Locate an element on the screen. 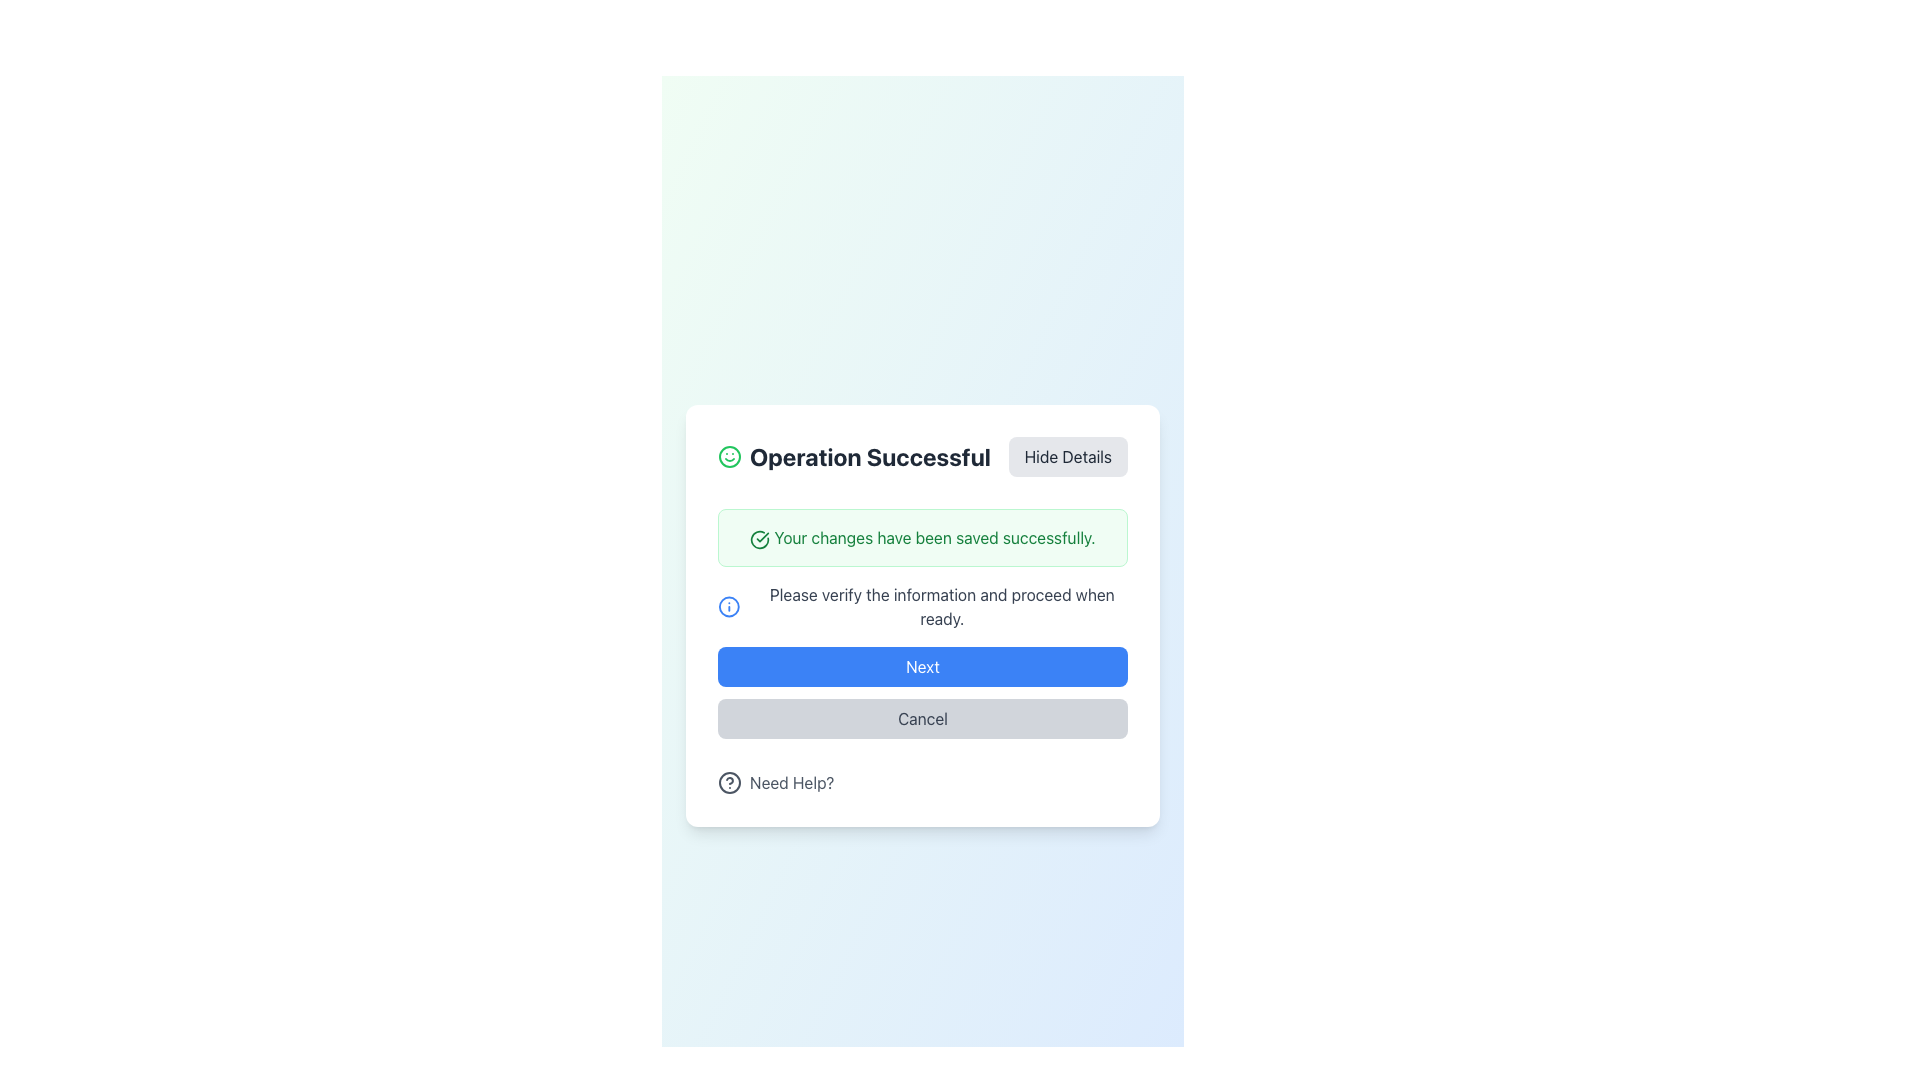  text from the header of the pop-up dialog box that states 'Operation Successful' is located at coordinates (854, 456).